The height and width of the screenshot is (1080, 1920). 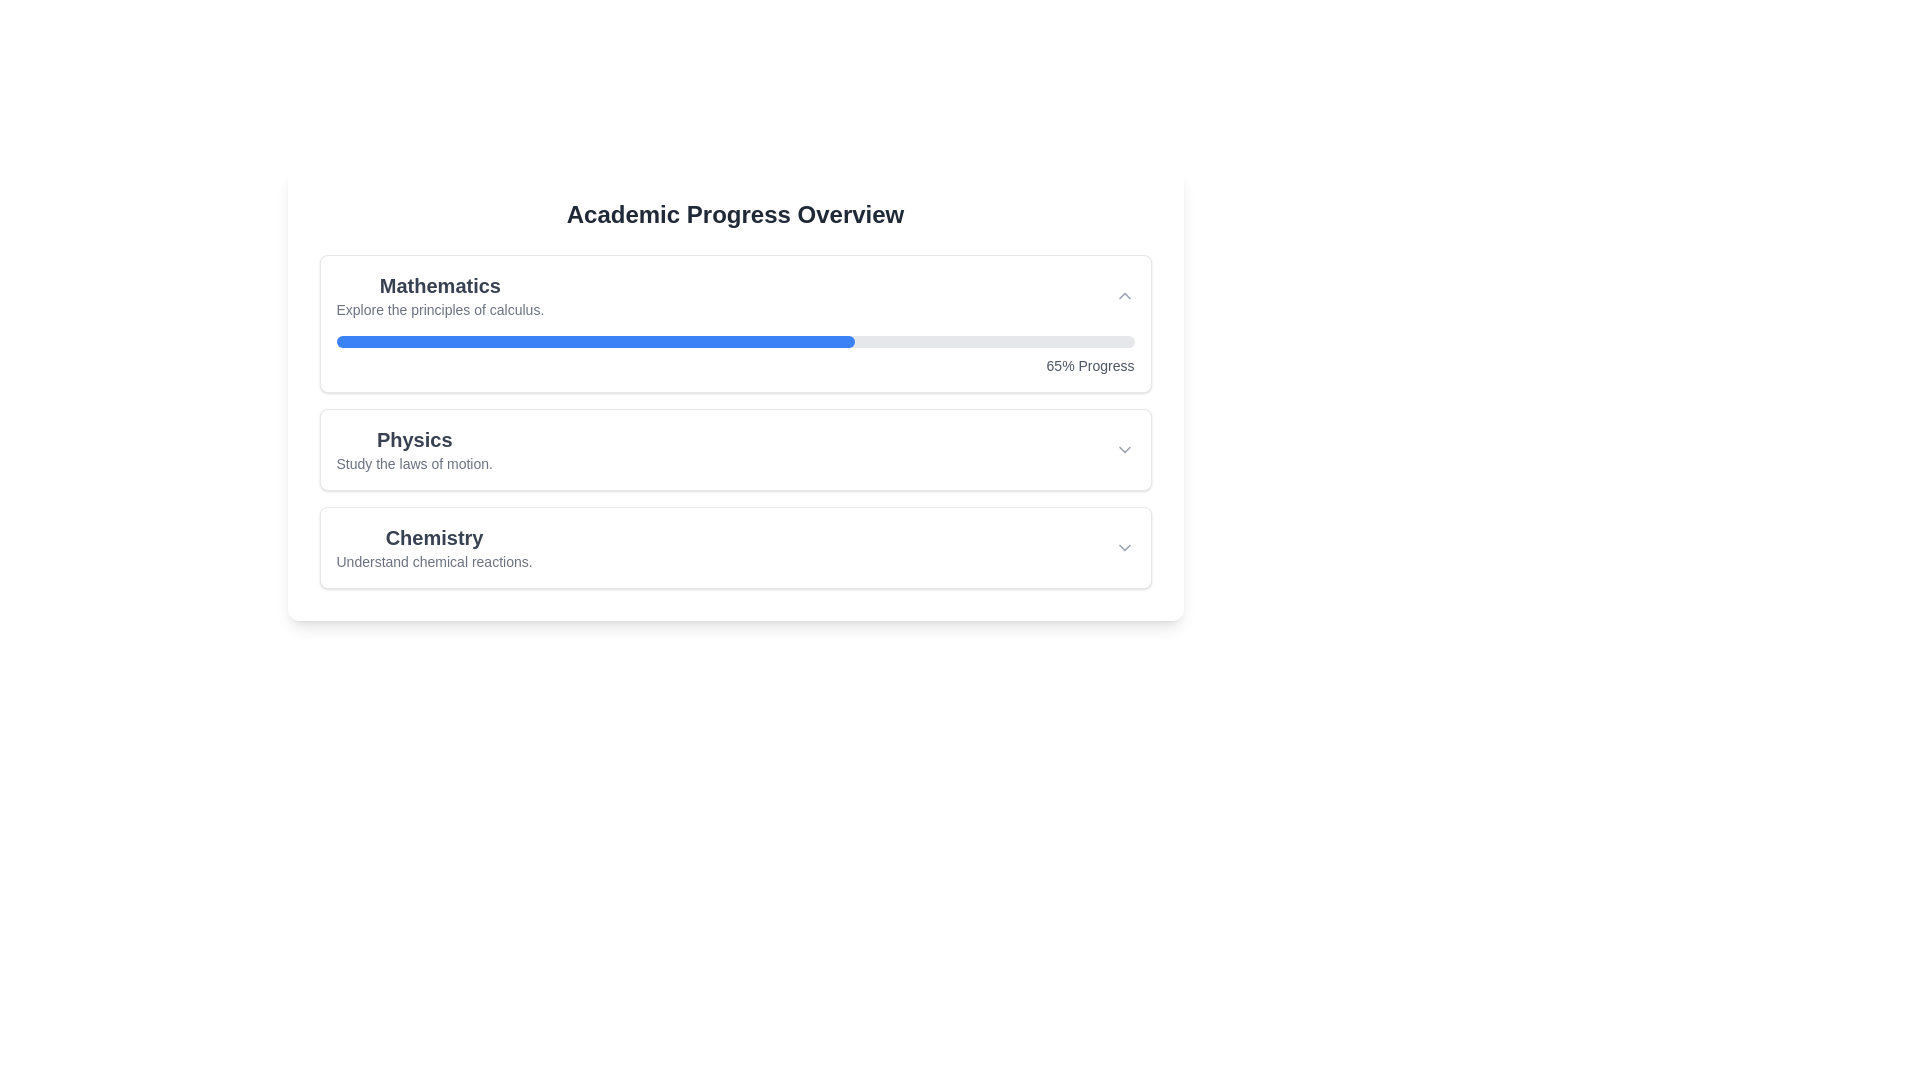 I want to click on the 'Chemistry' text block, which is bold and styled as a header in a large gray font, located under 'Academic Progress Overview.', so click(x=433, y=547).